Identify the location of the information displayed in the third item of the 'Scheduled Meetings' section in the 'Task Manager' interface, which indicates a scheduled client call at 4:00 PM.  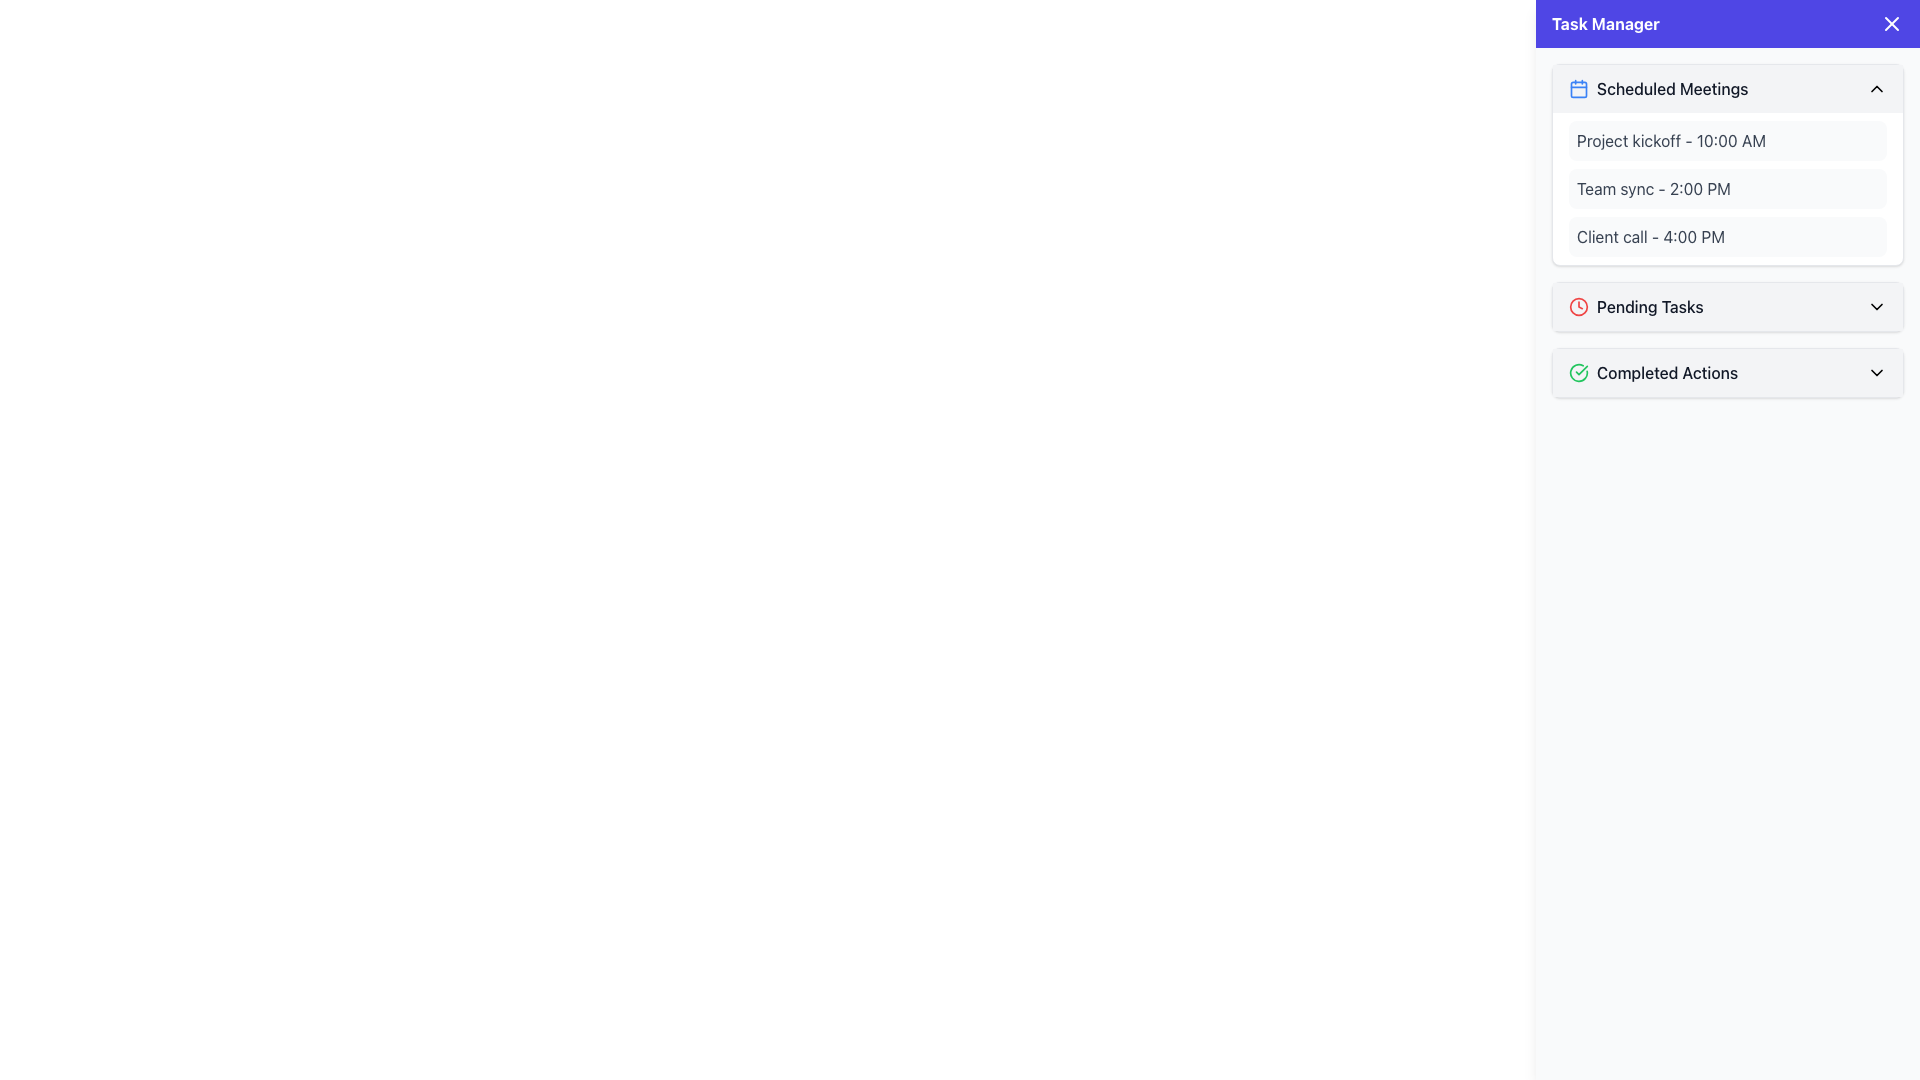
(1651, 235).